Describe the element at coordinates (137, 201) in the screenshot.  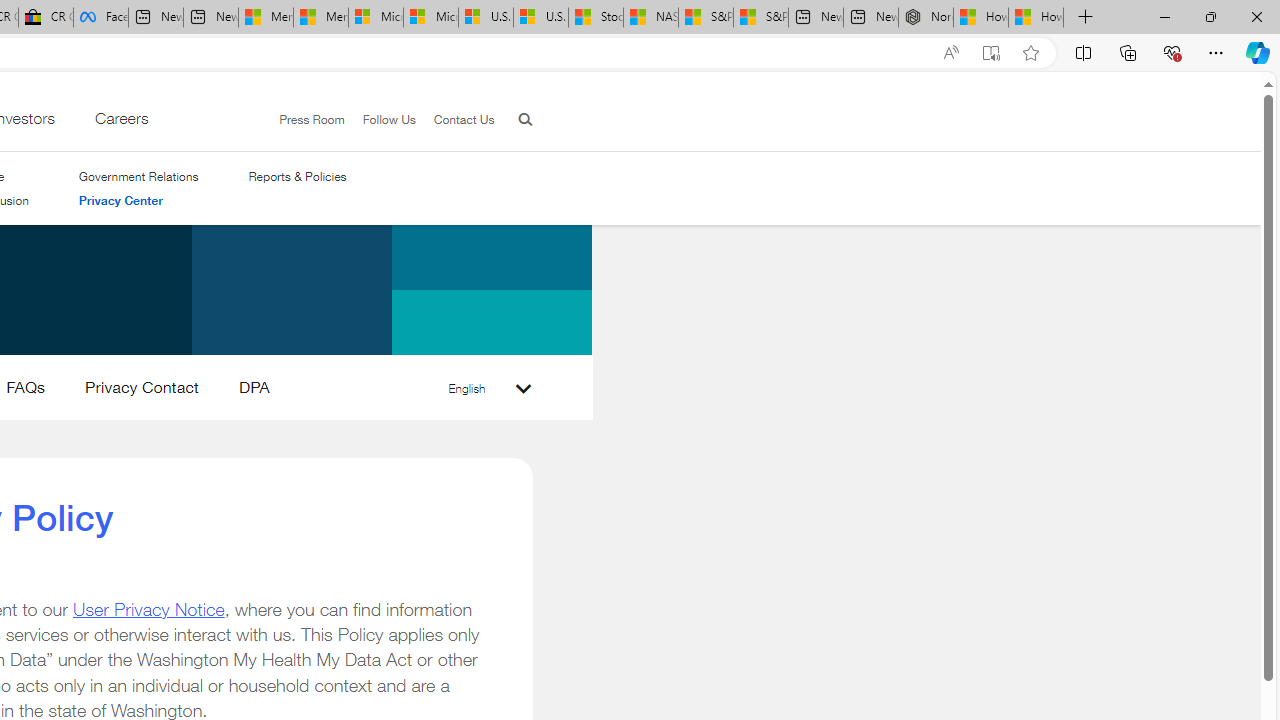
I see `'Privacy Center'` at that location.